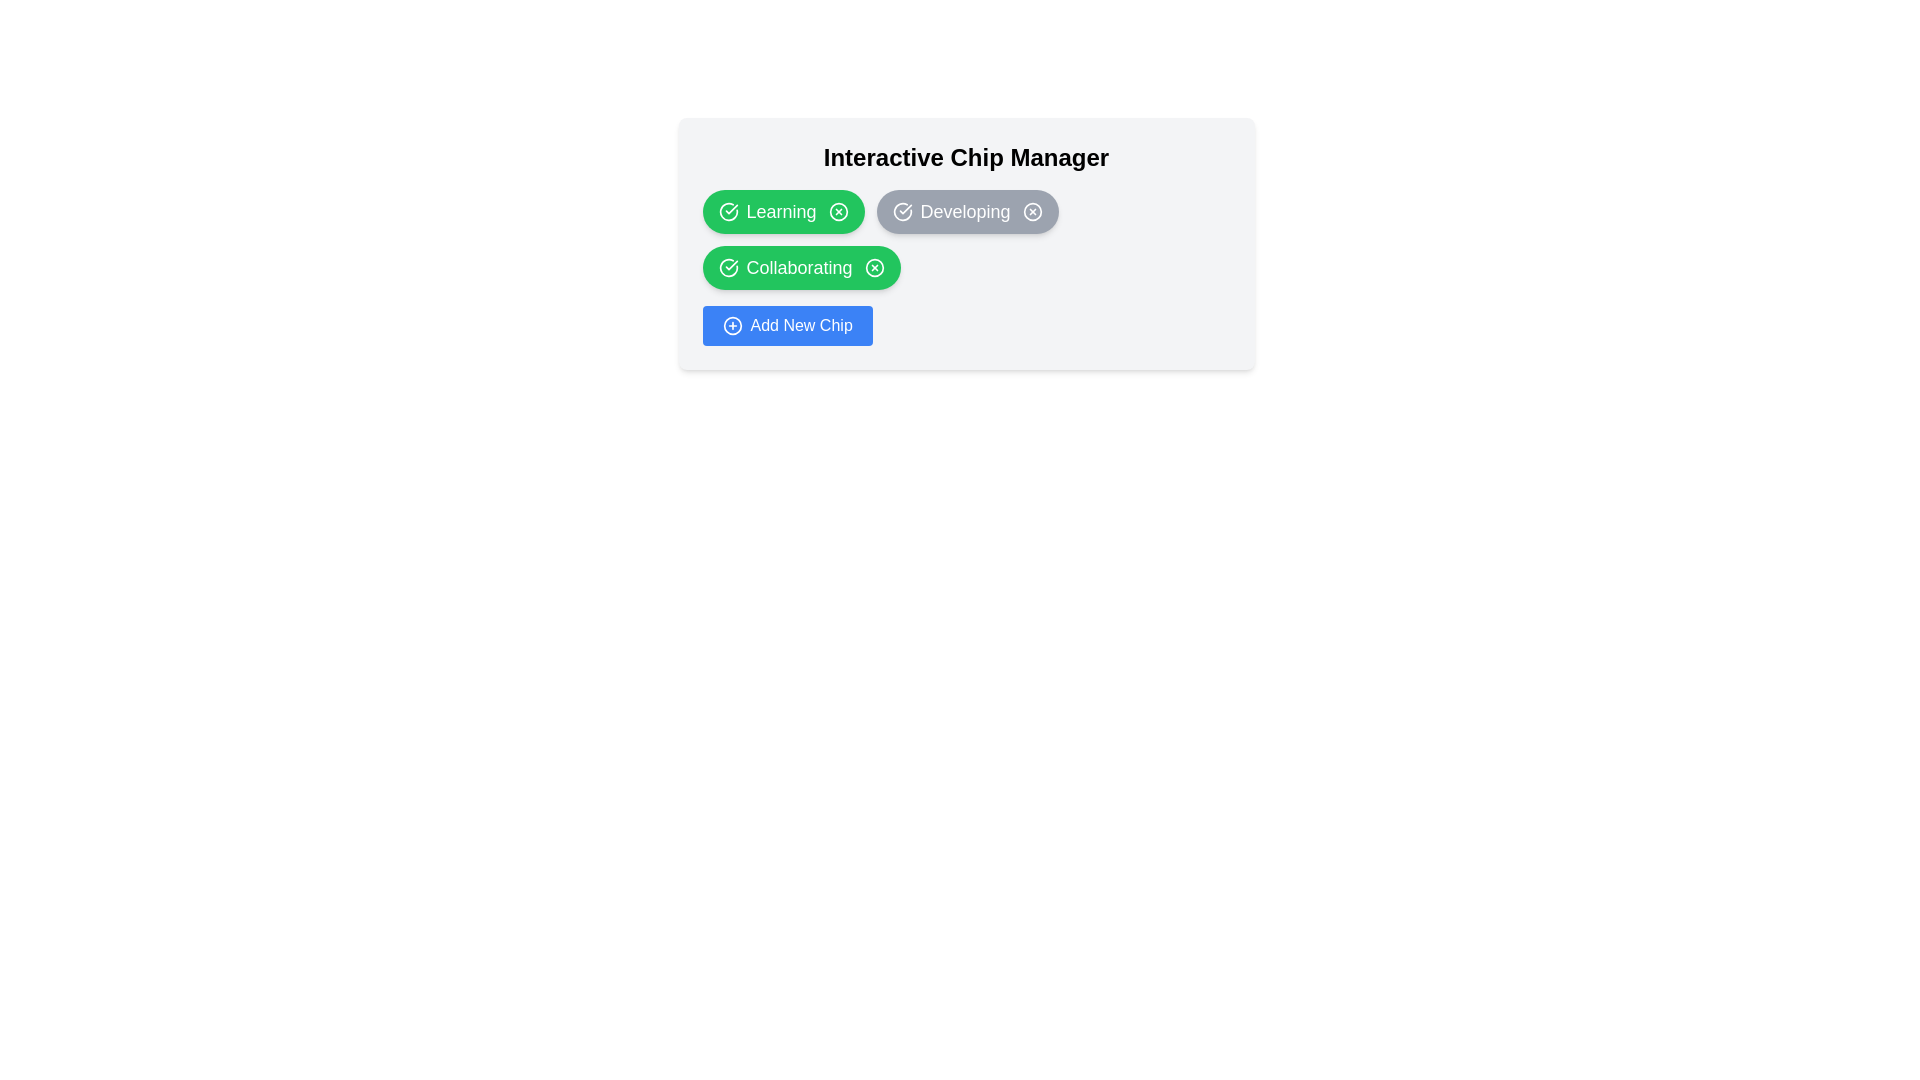 The width and height of the screenshot is (1920, 1080). I want to click on the circular button-like UI component that is part of the 'Developing' chip, so click(1032, 212).